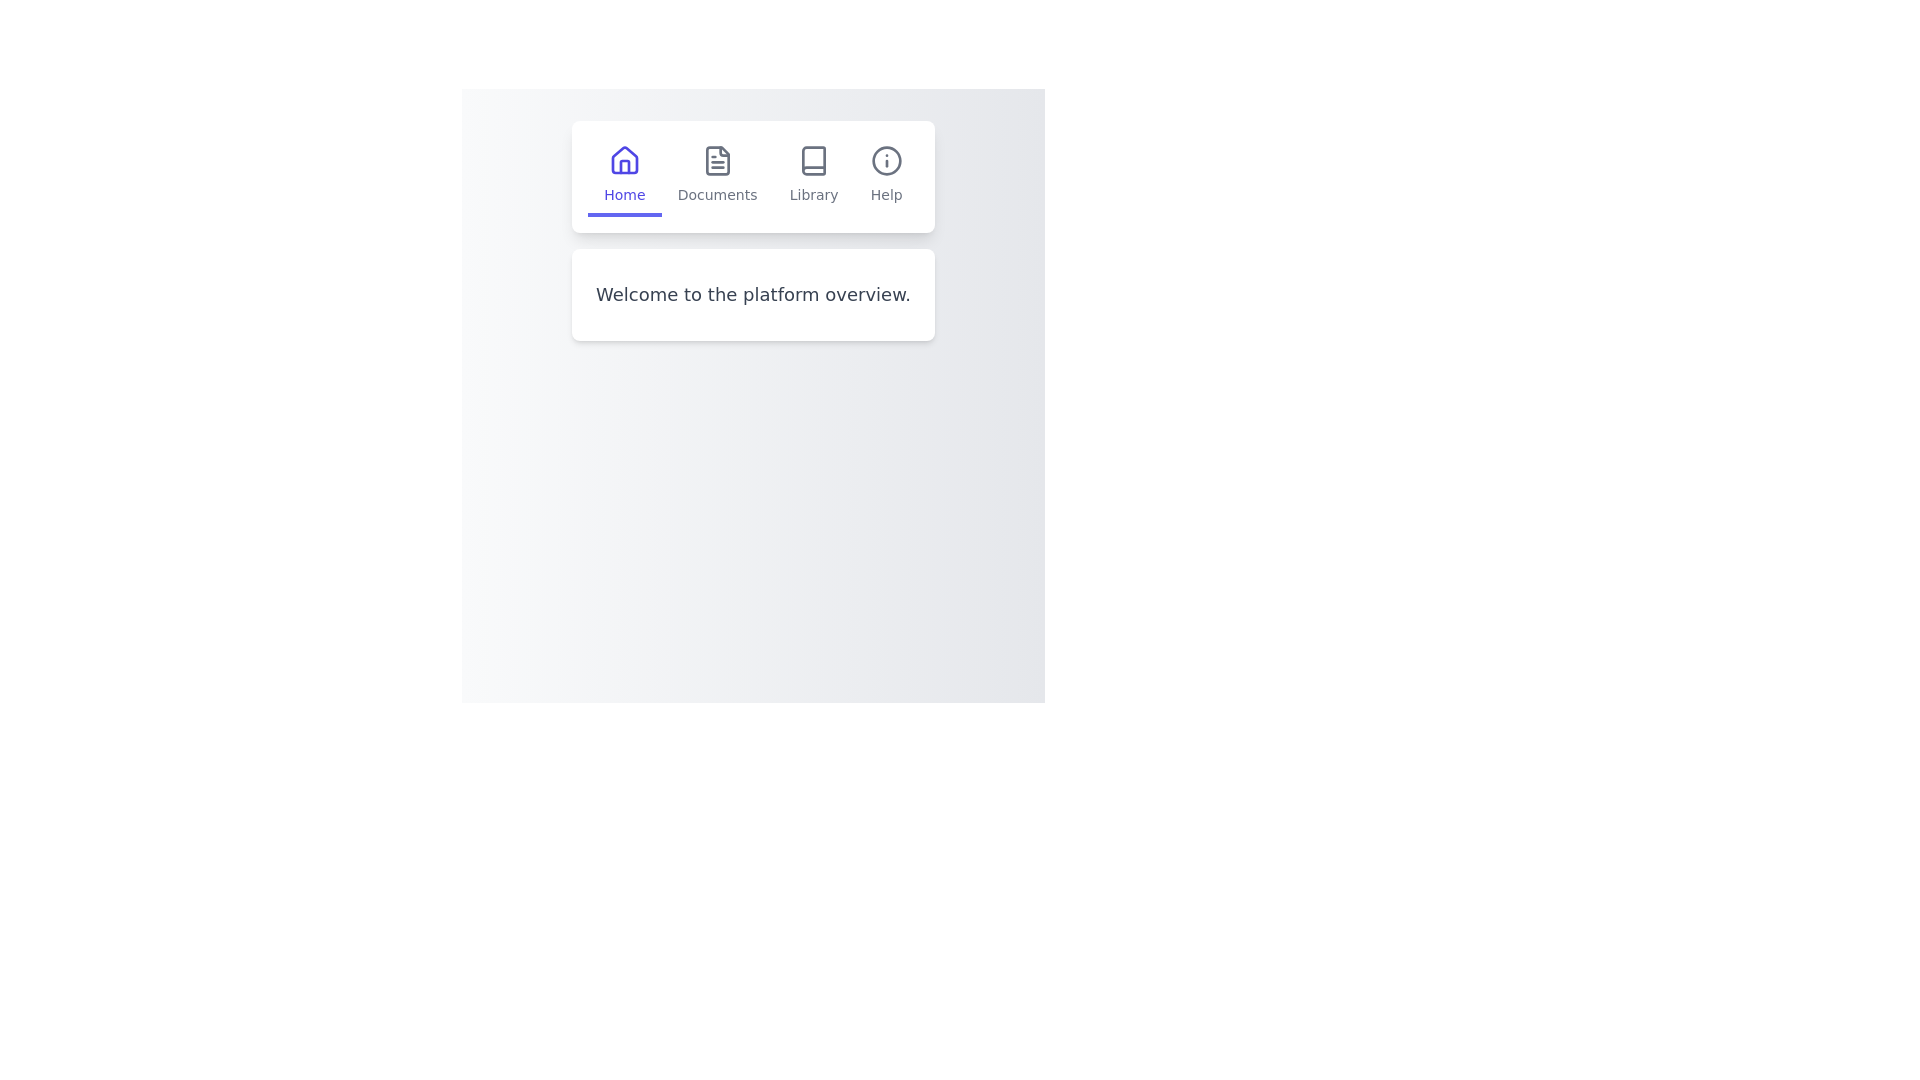 This screenshot has height=1080, width=1920. I want to click on the Library tab in the navigation bar, so click(814, 176).